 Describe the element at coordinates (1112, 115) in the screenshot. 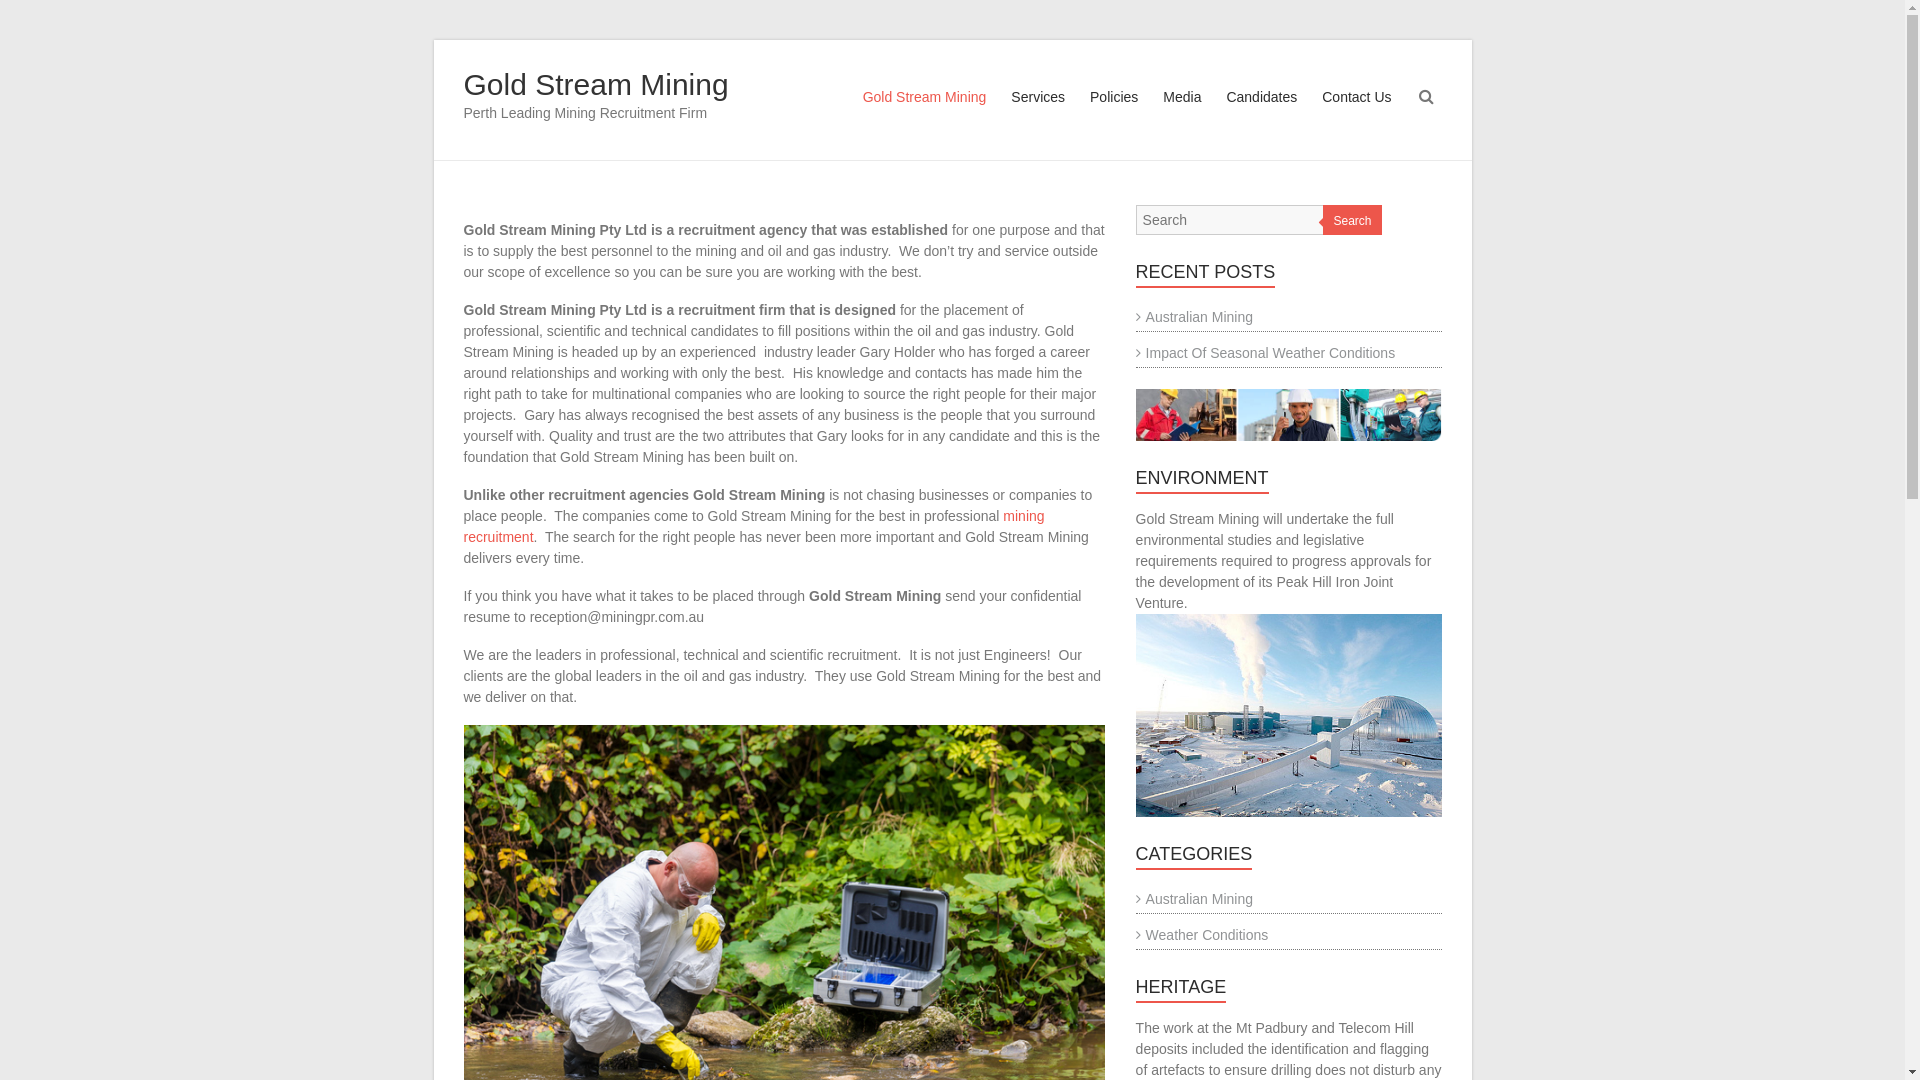

I see `'Policies'` at that location.